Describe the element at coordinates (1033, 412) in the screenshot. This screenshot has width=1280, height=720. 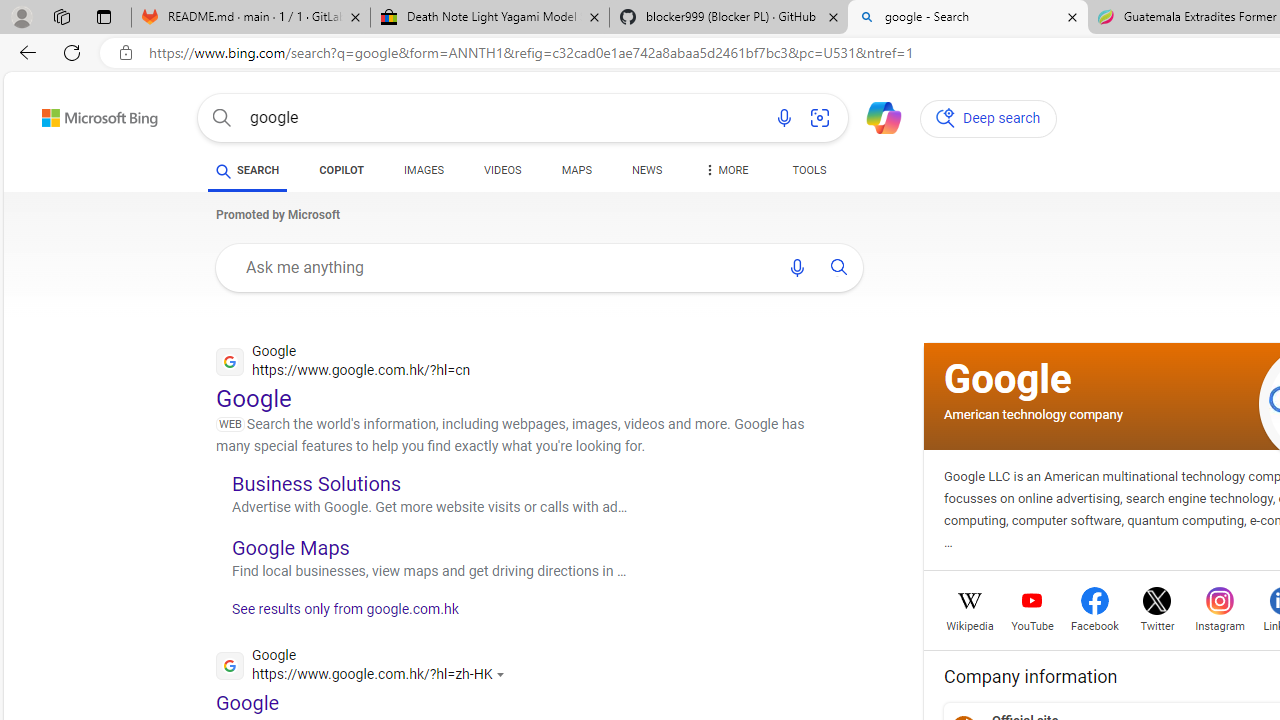
I see `'American technology company'` at that location.